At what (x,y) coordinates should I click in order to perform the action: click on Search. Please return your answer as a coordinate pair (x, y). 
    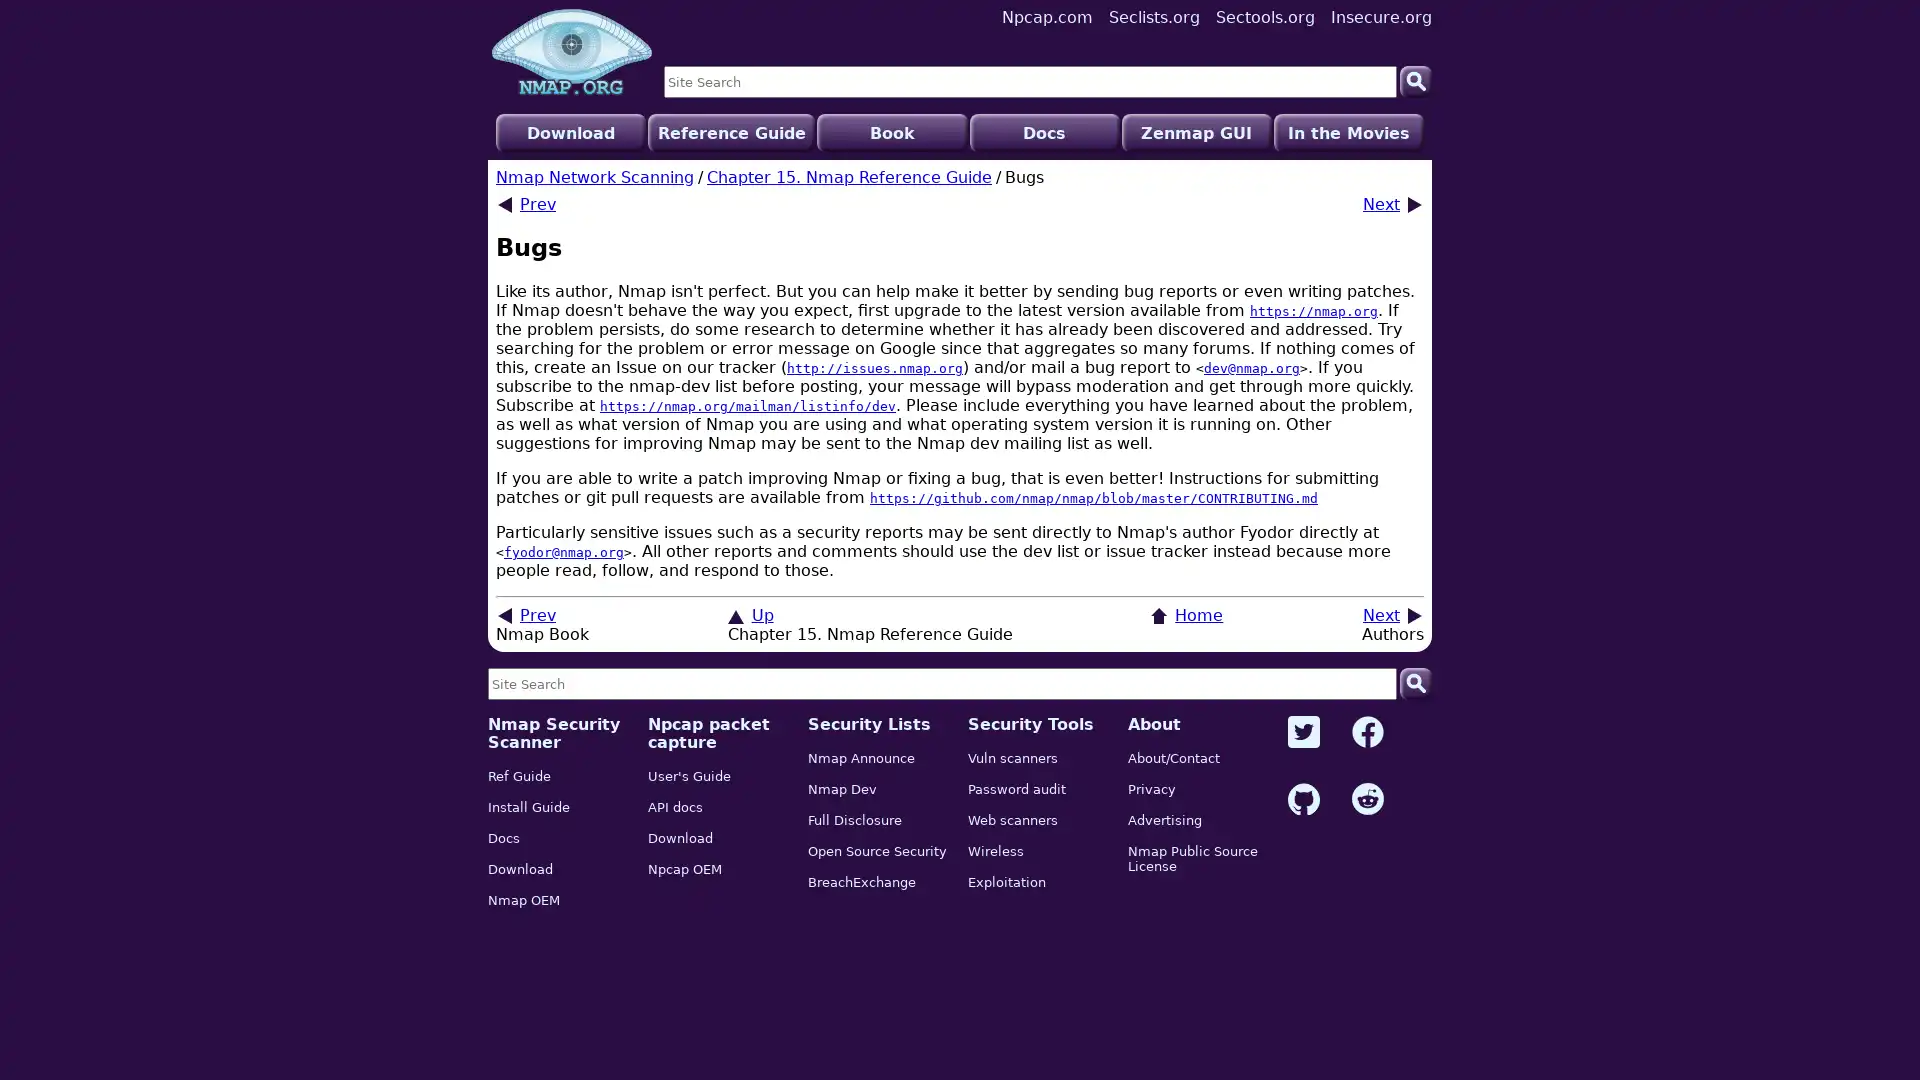
    Looking at the image, I should click on (1415, 682).